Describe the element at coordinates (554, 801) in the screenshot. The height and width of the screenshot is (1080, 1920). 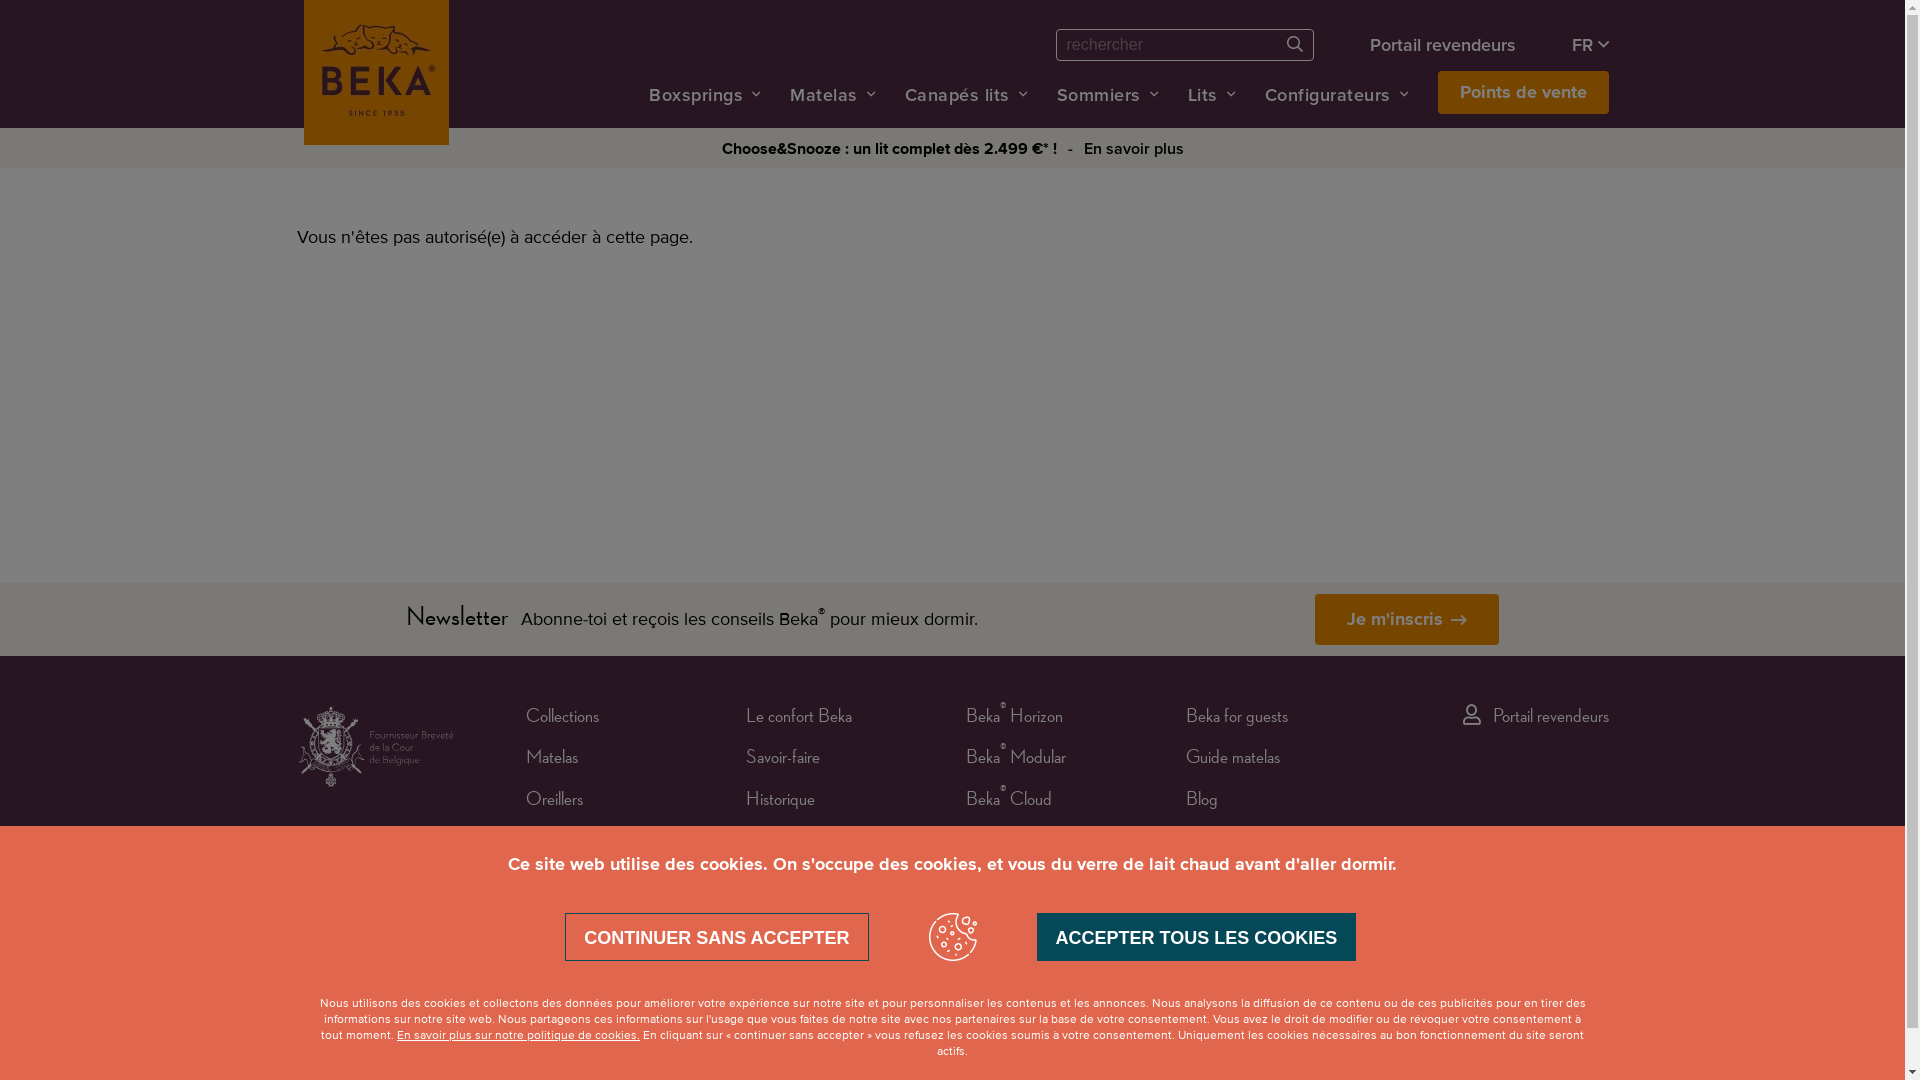
I see `'Oreillers'` at that location.